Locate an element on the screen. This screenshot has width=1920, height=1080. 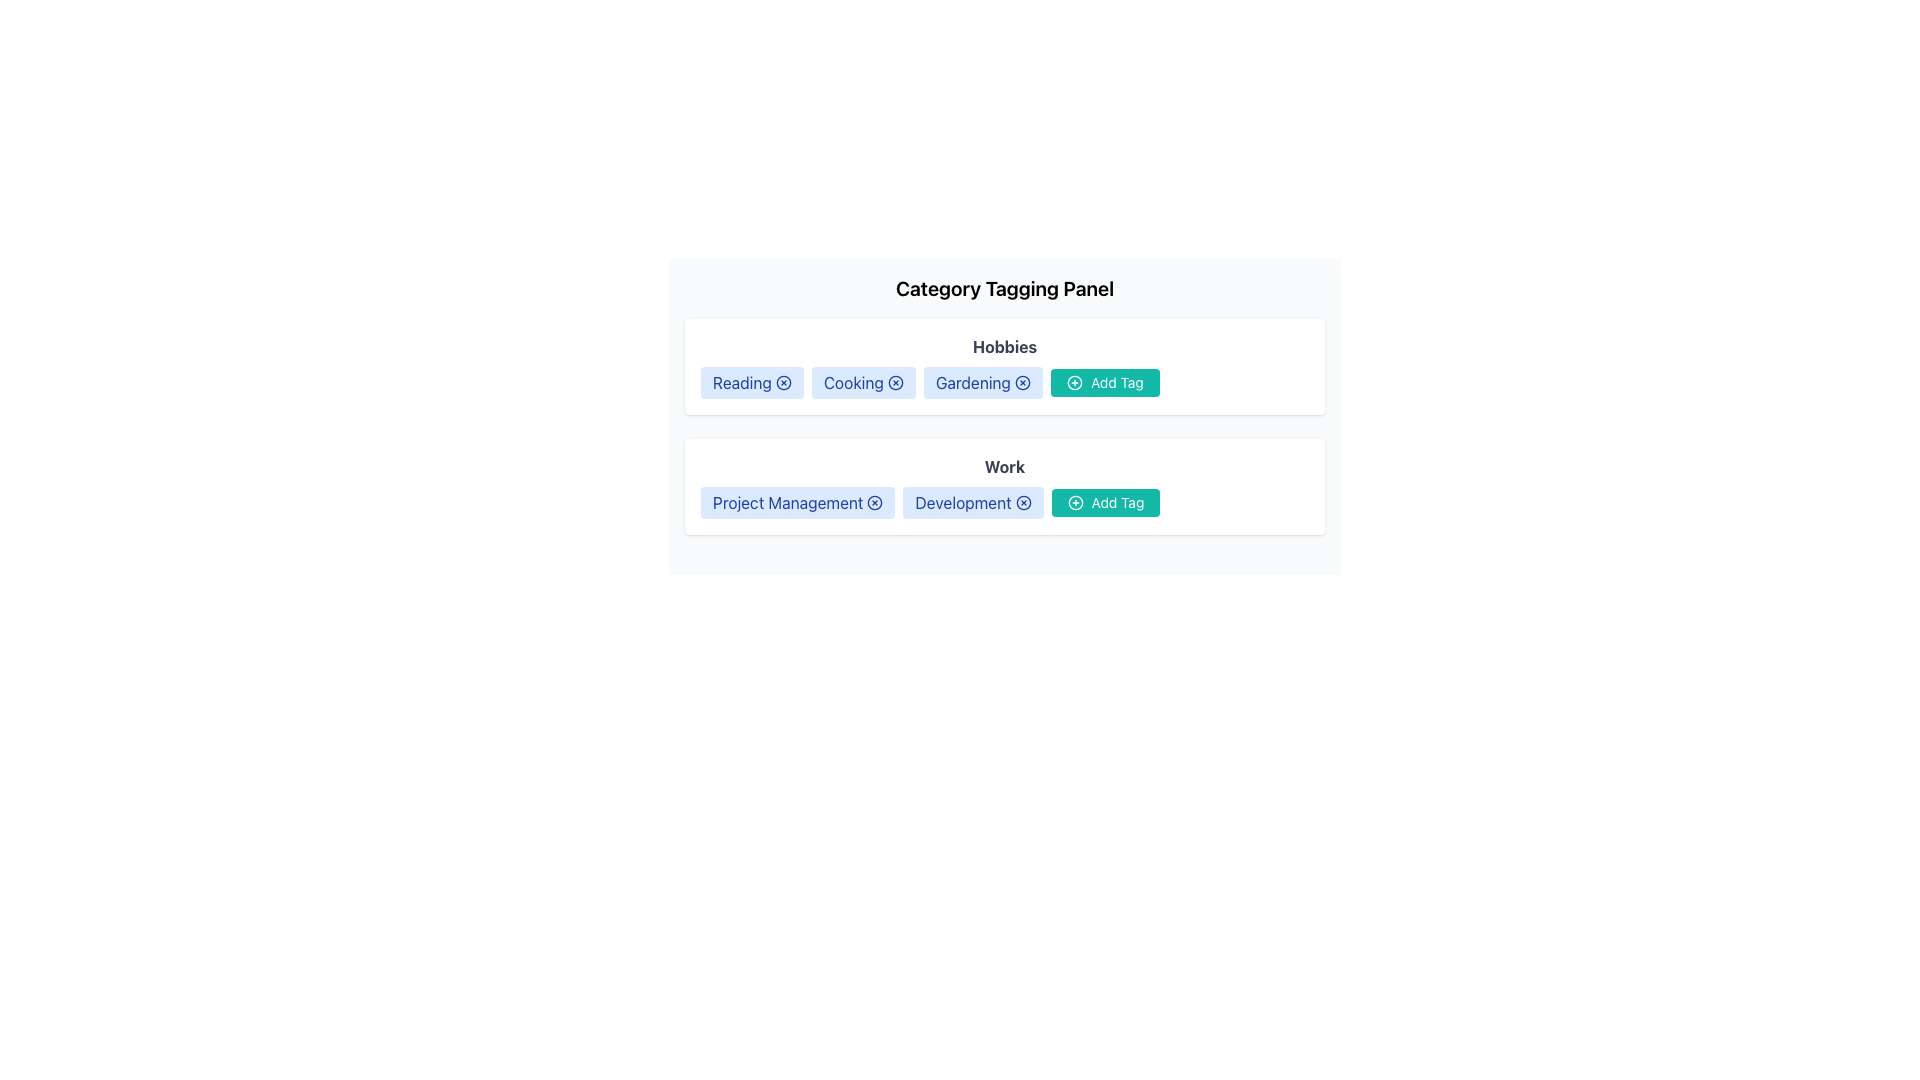
the 'Development' tag with a light blue background and an 'X' icon is located at coordinates (973, 501).